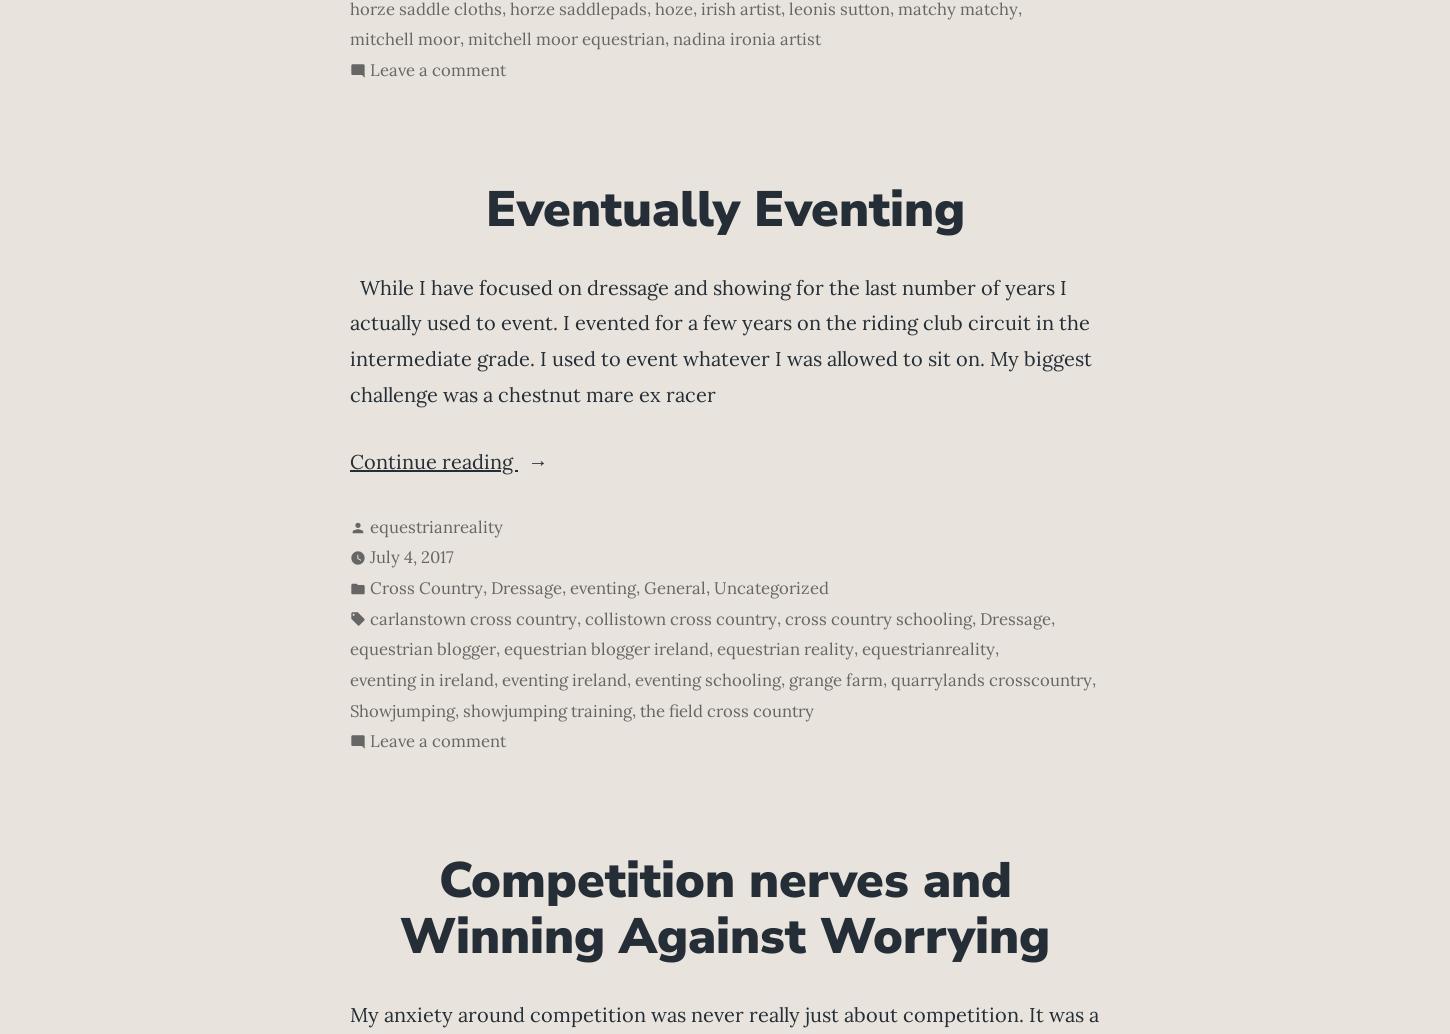 This screenshot has width=1450, height=1034. I want to click on 'mitchell moor equestrian', so click(566, 38).